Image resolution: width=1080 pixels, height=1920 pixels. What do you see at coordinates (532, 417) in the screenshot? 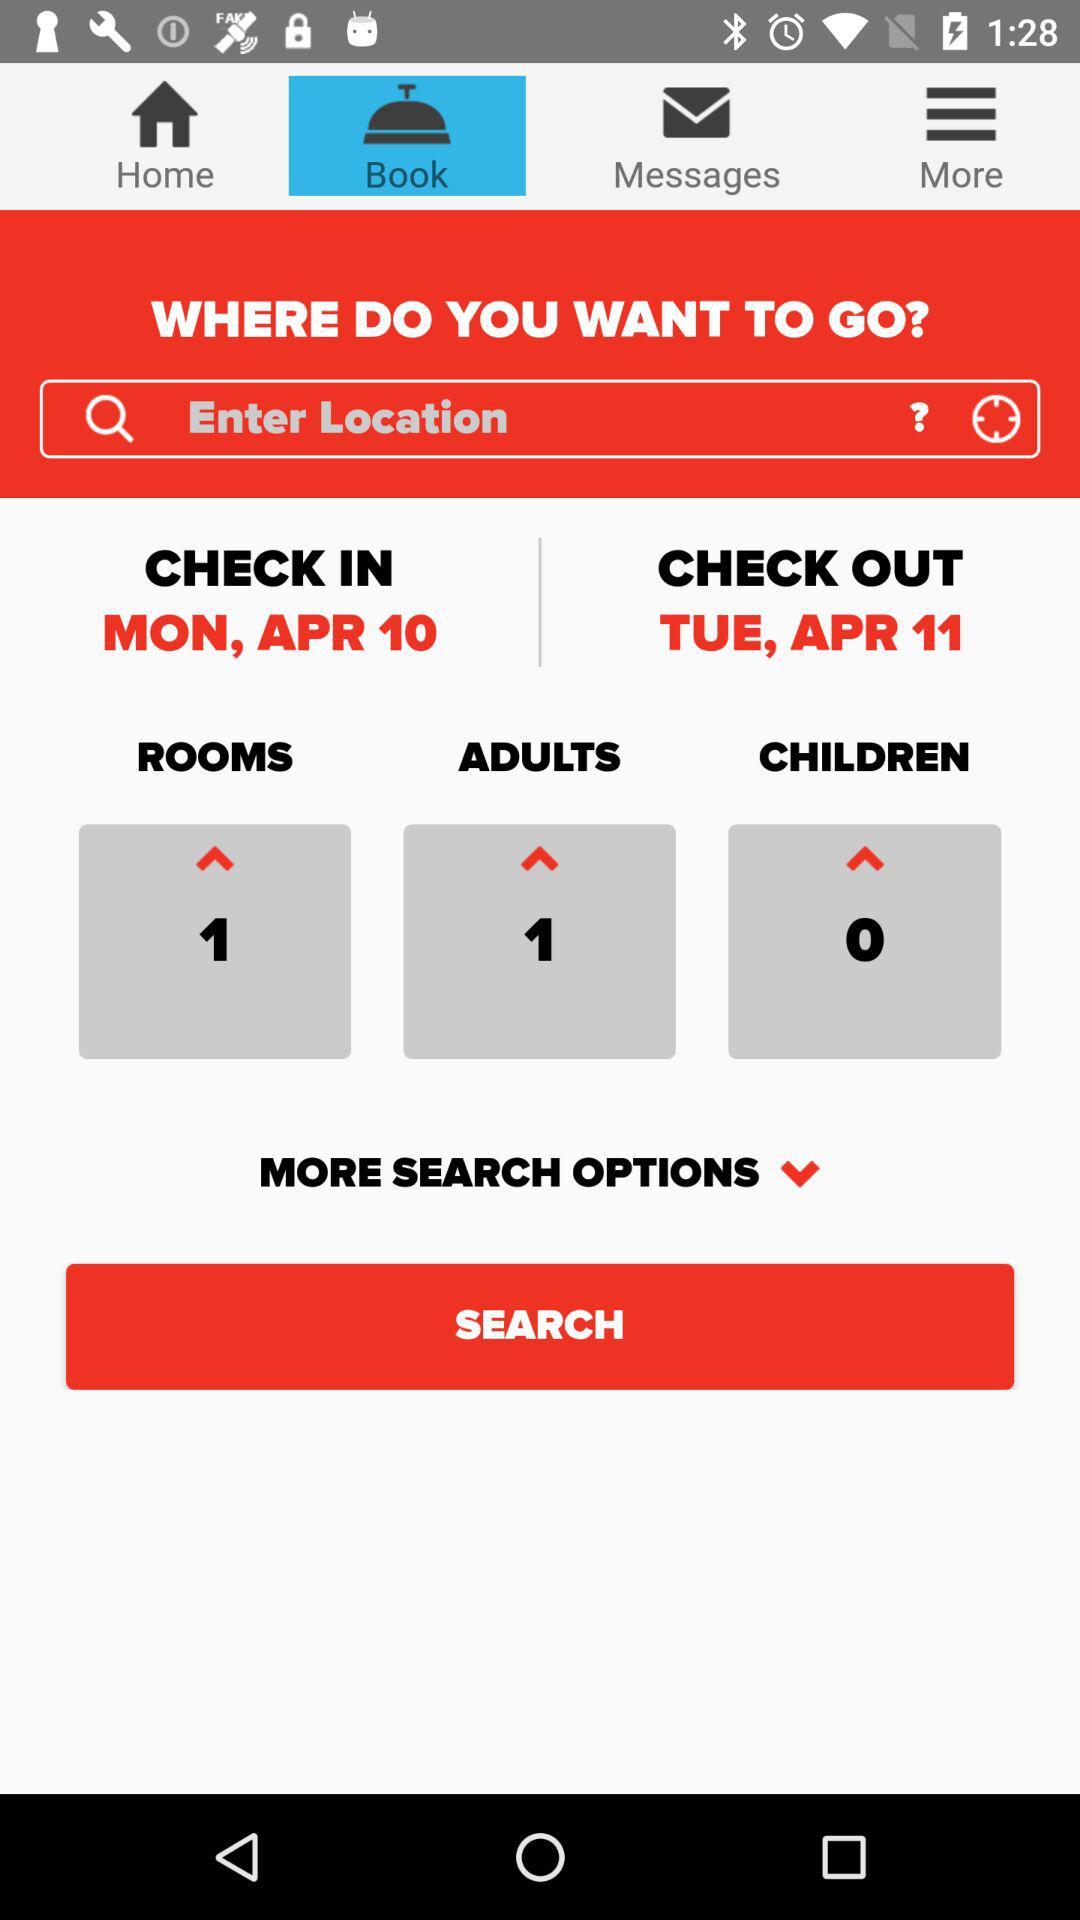
I see `write location` at bounding box center [532, 417].